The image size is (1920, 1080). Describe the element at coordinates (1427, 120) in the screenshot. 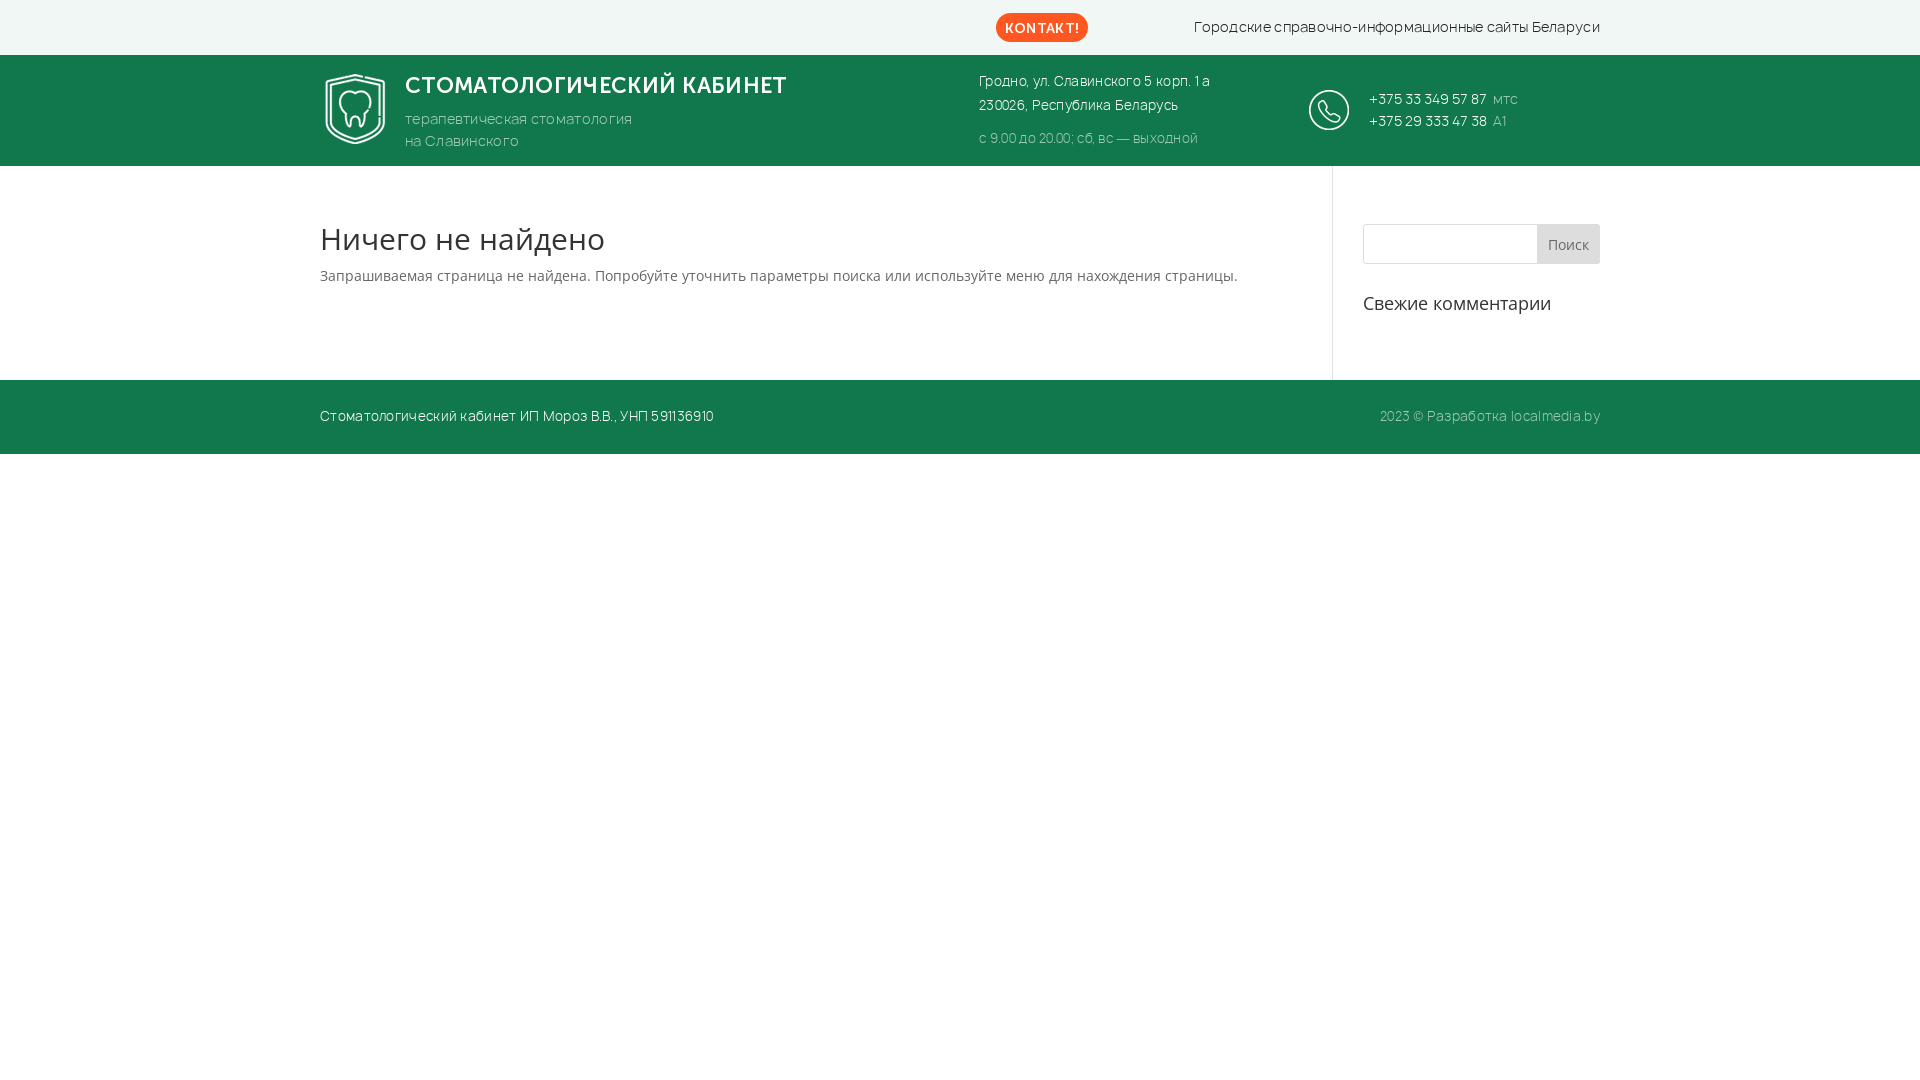

I see `'+375 29 333 47 38'` at that location.